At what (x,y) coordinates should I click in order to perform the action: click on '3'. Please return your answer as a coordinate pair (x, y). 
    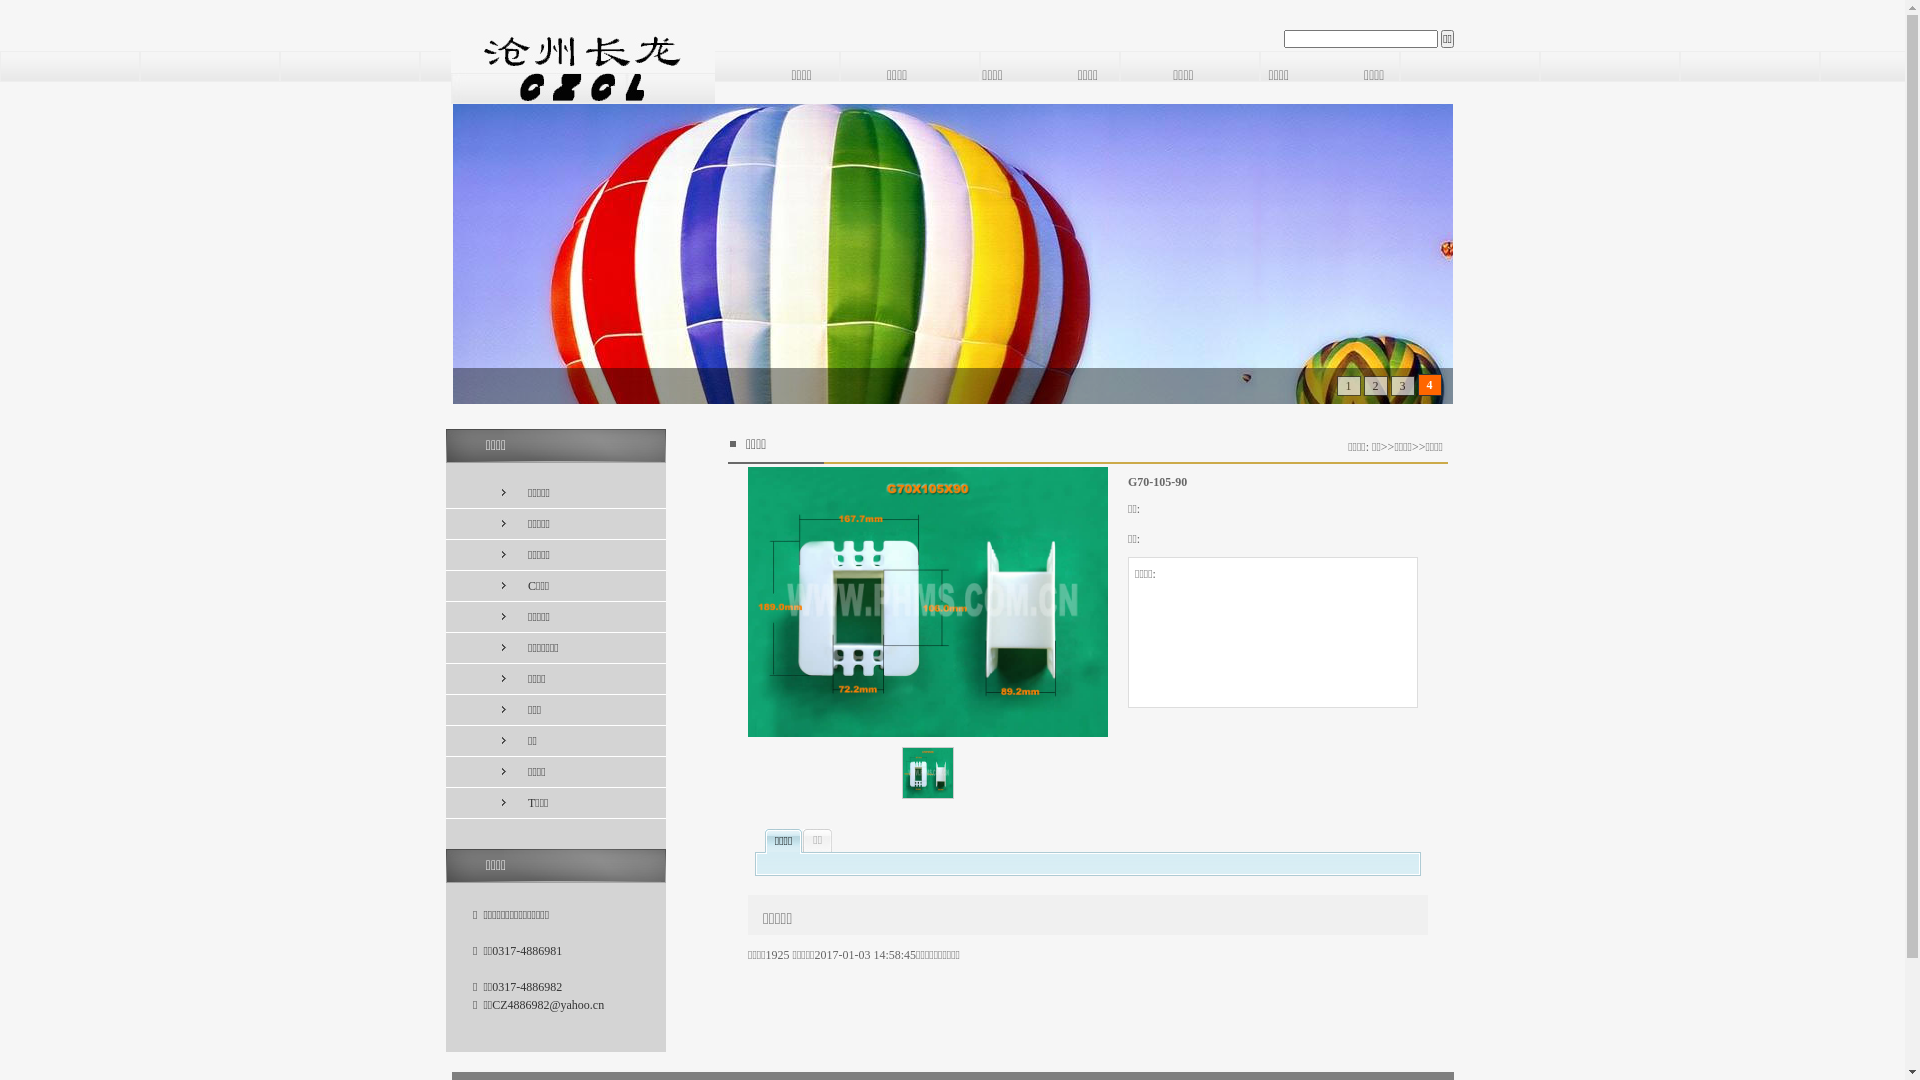
    Looking at the image, I should click on (1401, 385).